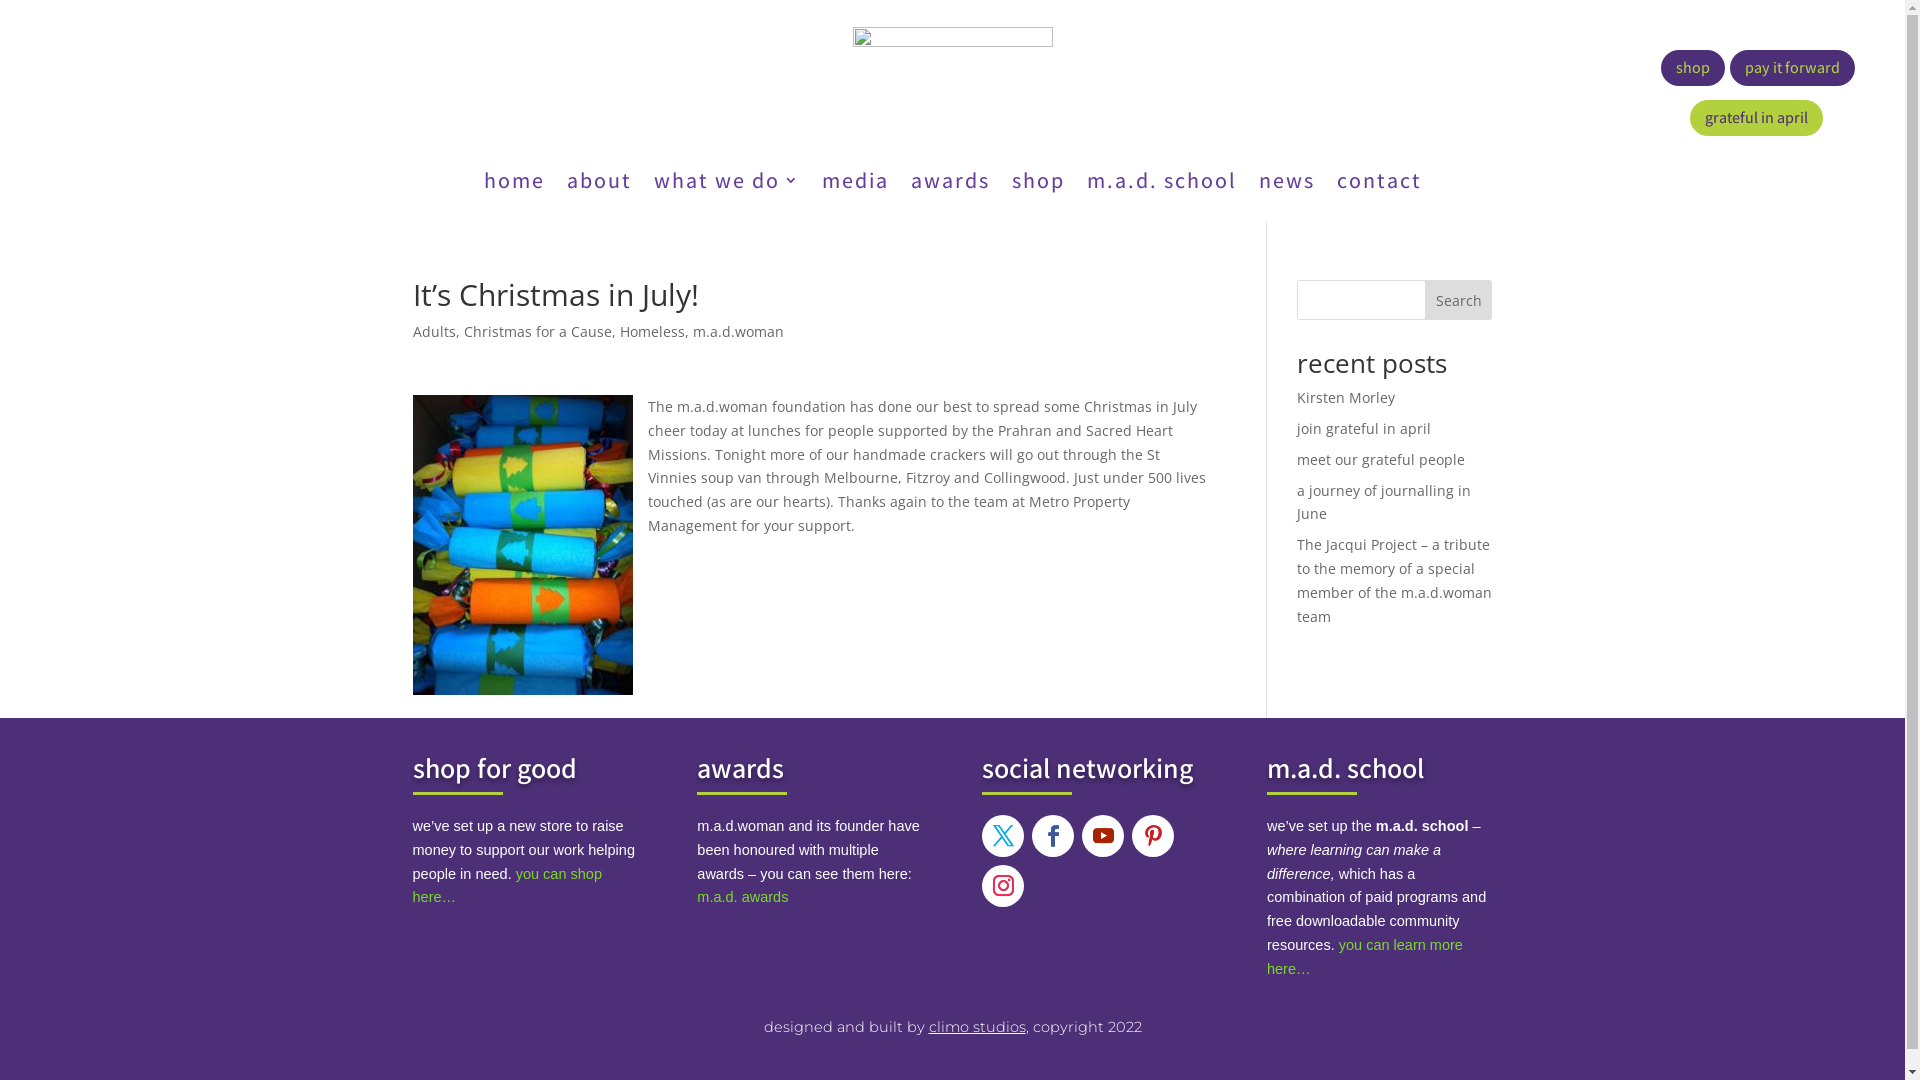  Describe the element at coordinates (432, 330) in the screenshot. I see `'Adults'` at that location.